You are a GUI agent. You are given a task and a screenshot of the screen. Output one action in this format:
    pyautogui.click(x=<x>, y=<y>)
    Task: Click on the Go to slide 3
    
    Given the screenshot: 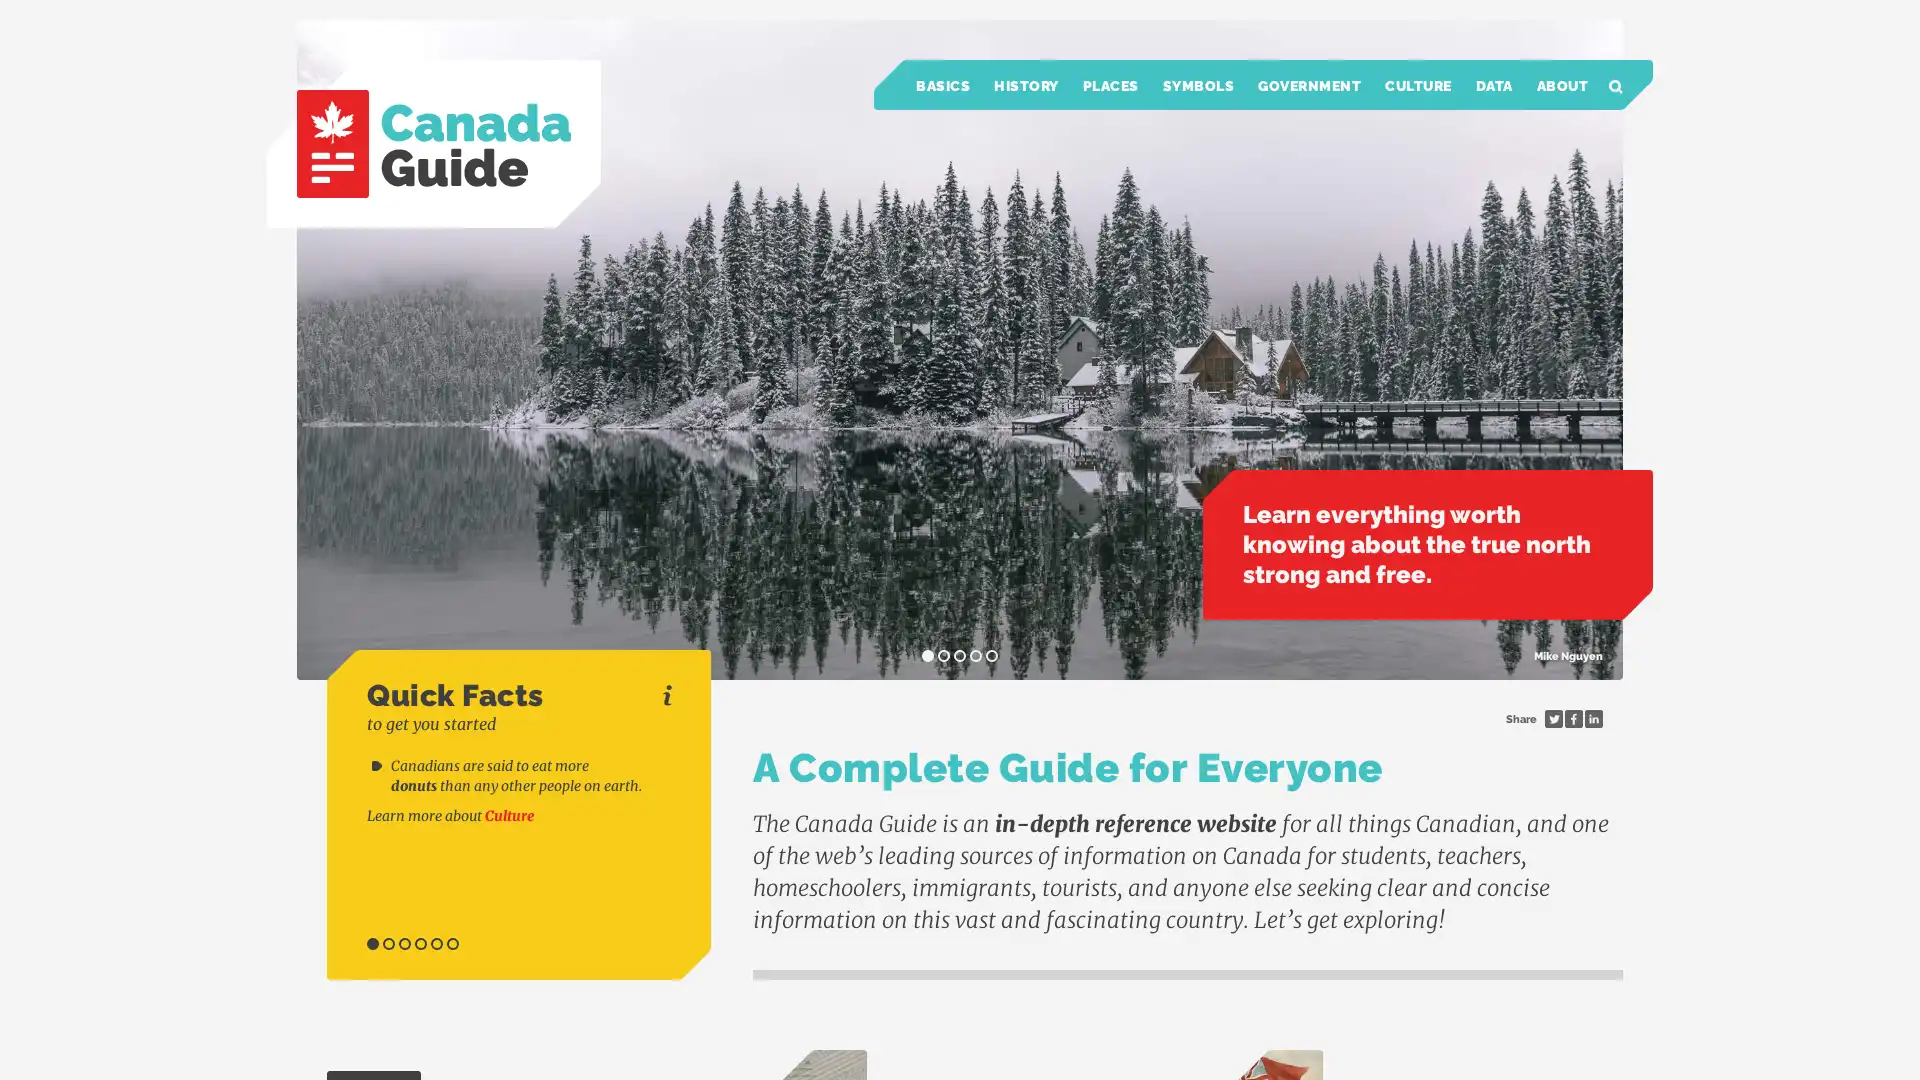 What is the action you would take?
    pyautogui.click(x=960, y=655)
    